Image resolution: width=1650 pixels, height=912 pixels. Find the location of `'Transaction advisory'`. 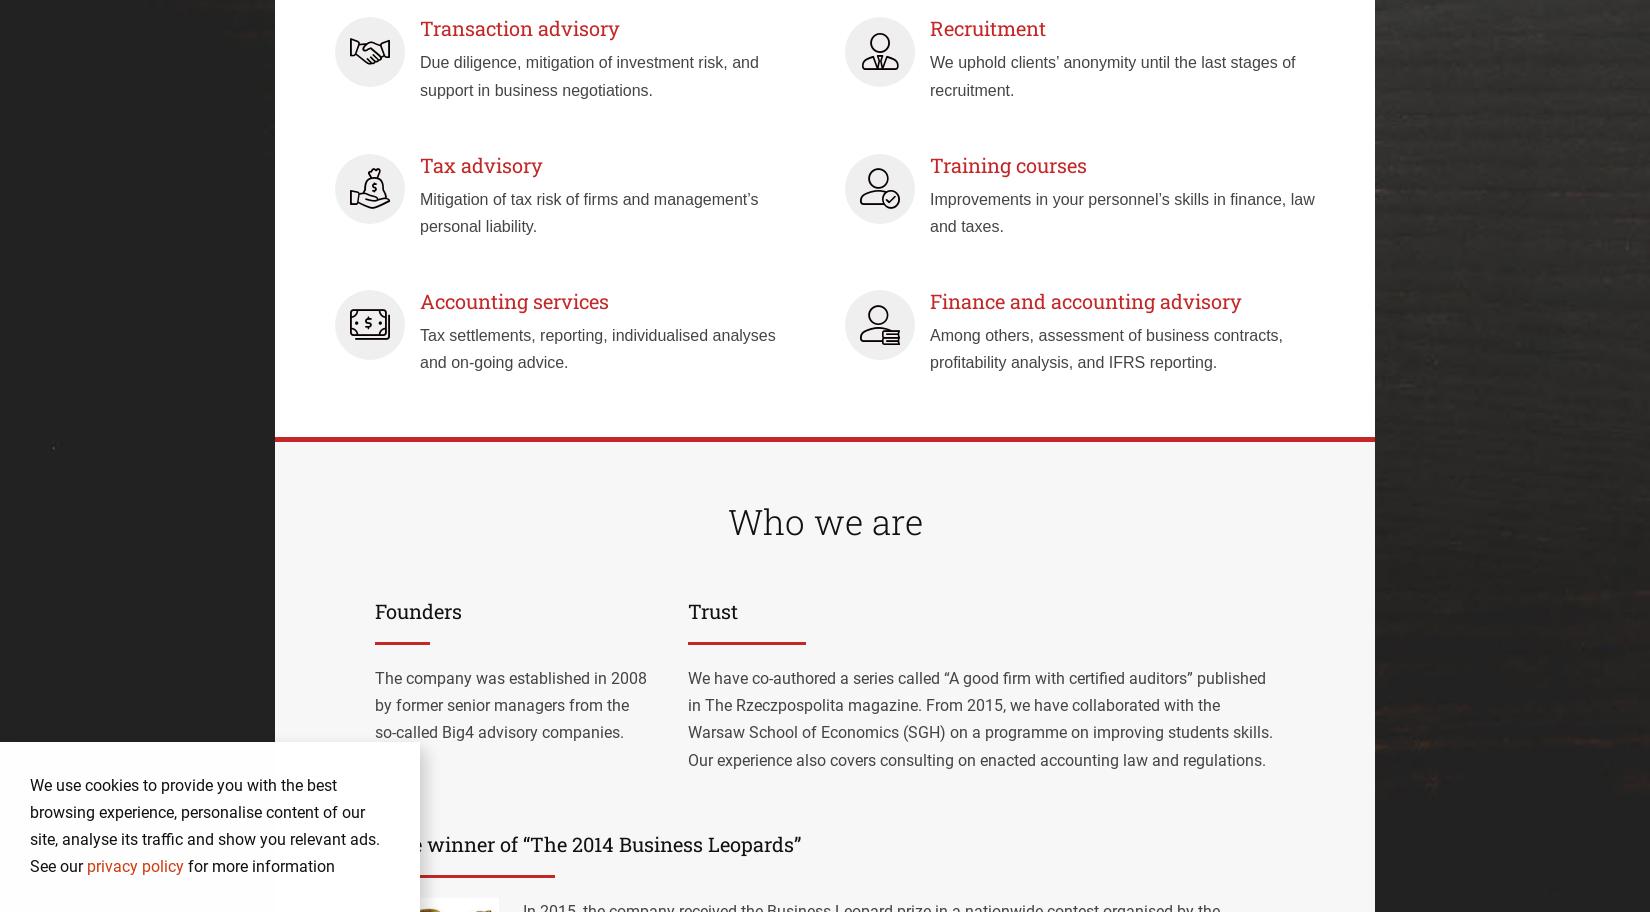

'Transaction advisory' is located at coordinates (519, 27).